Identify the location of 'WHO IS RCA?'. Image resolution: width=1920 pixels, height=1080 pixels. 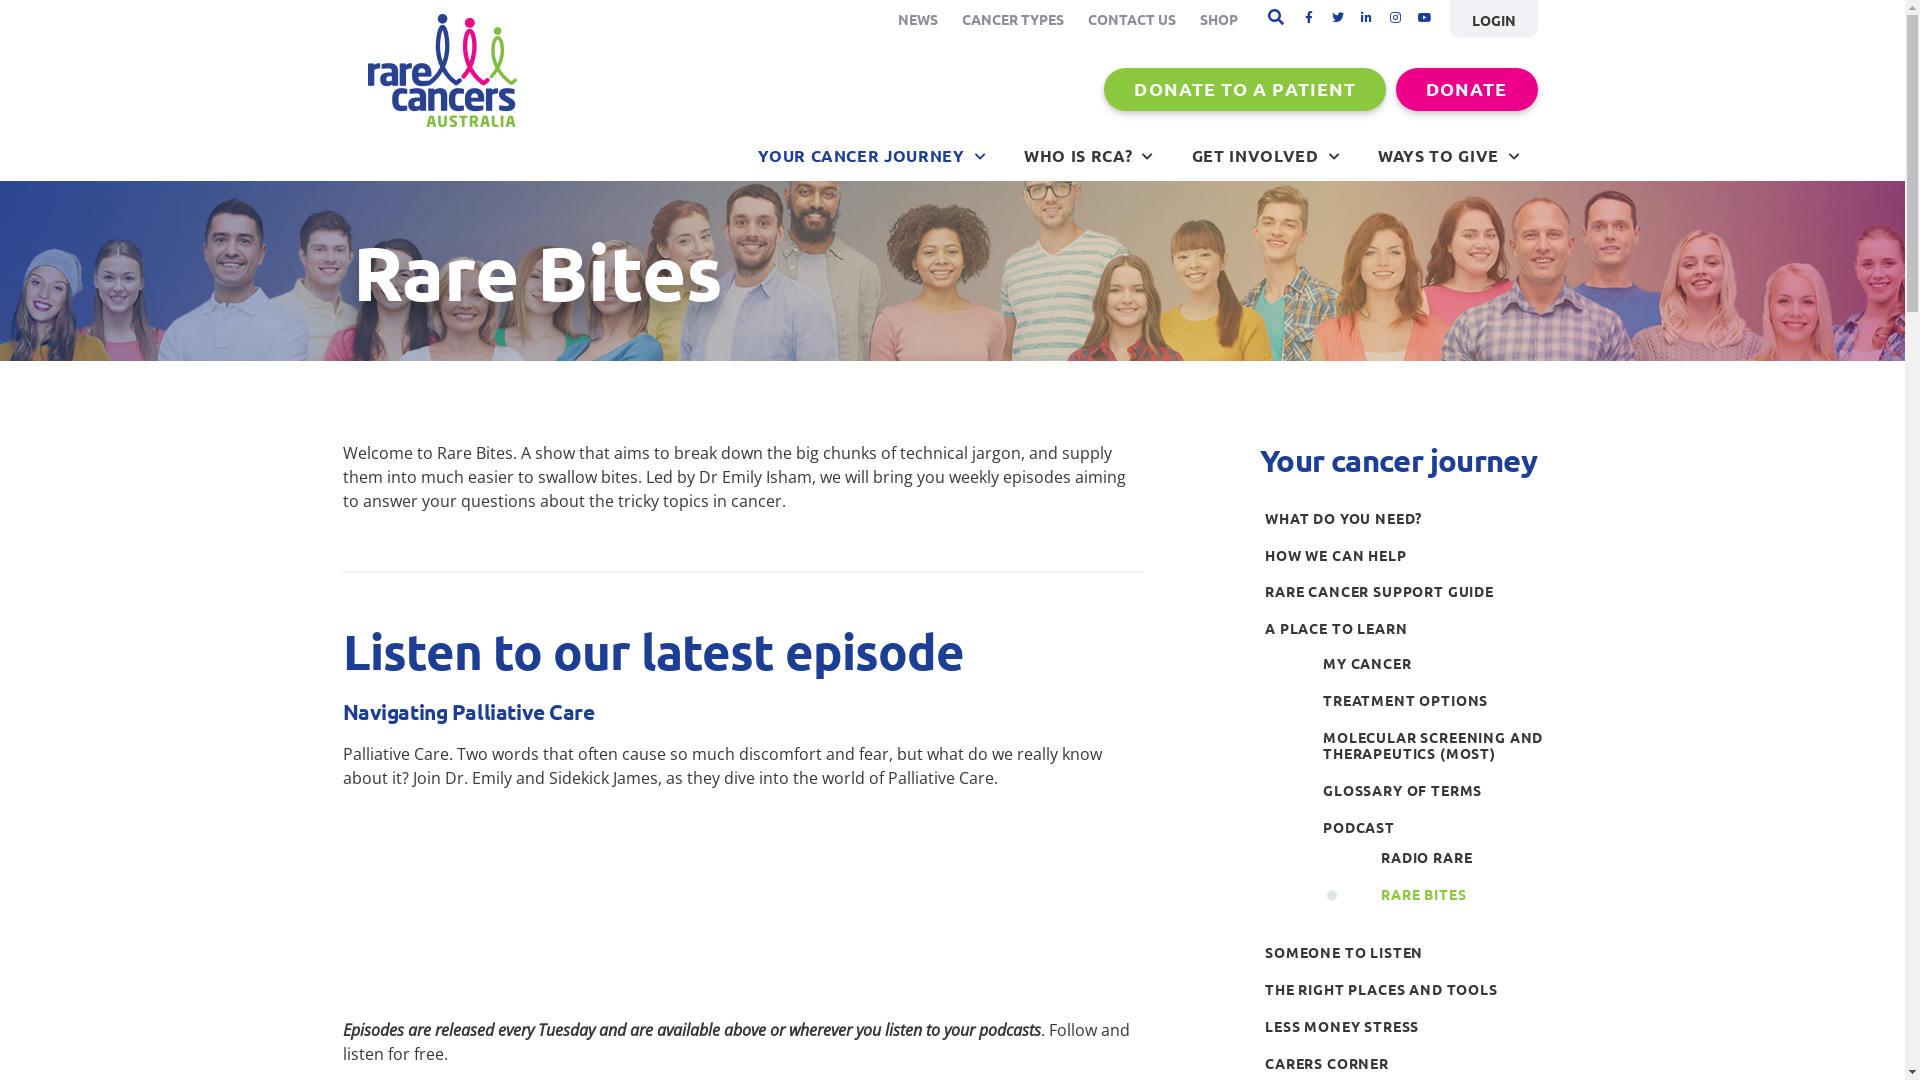
(1088, 154).